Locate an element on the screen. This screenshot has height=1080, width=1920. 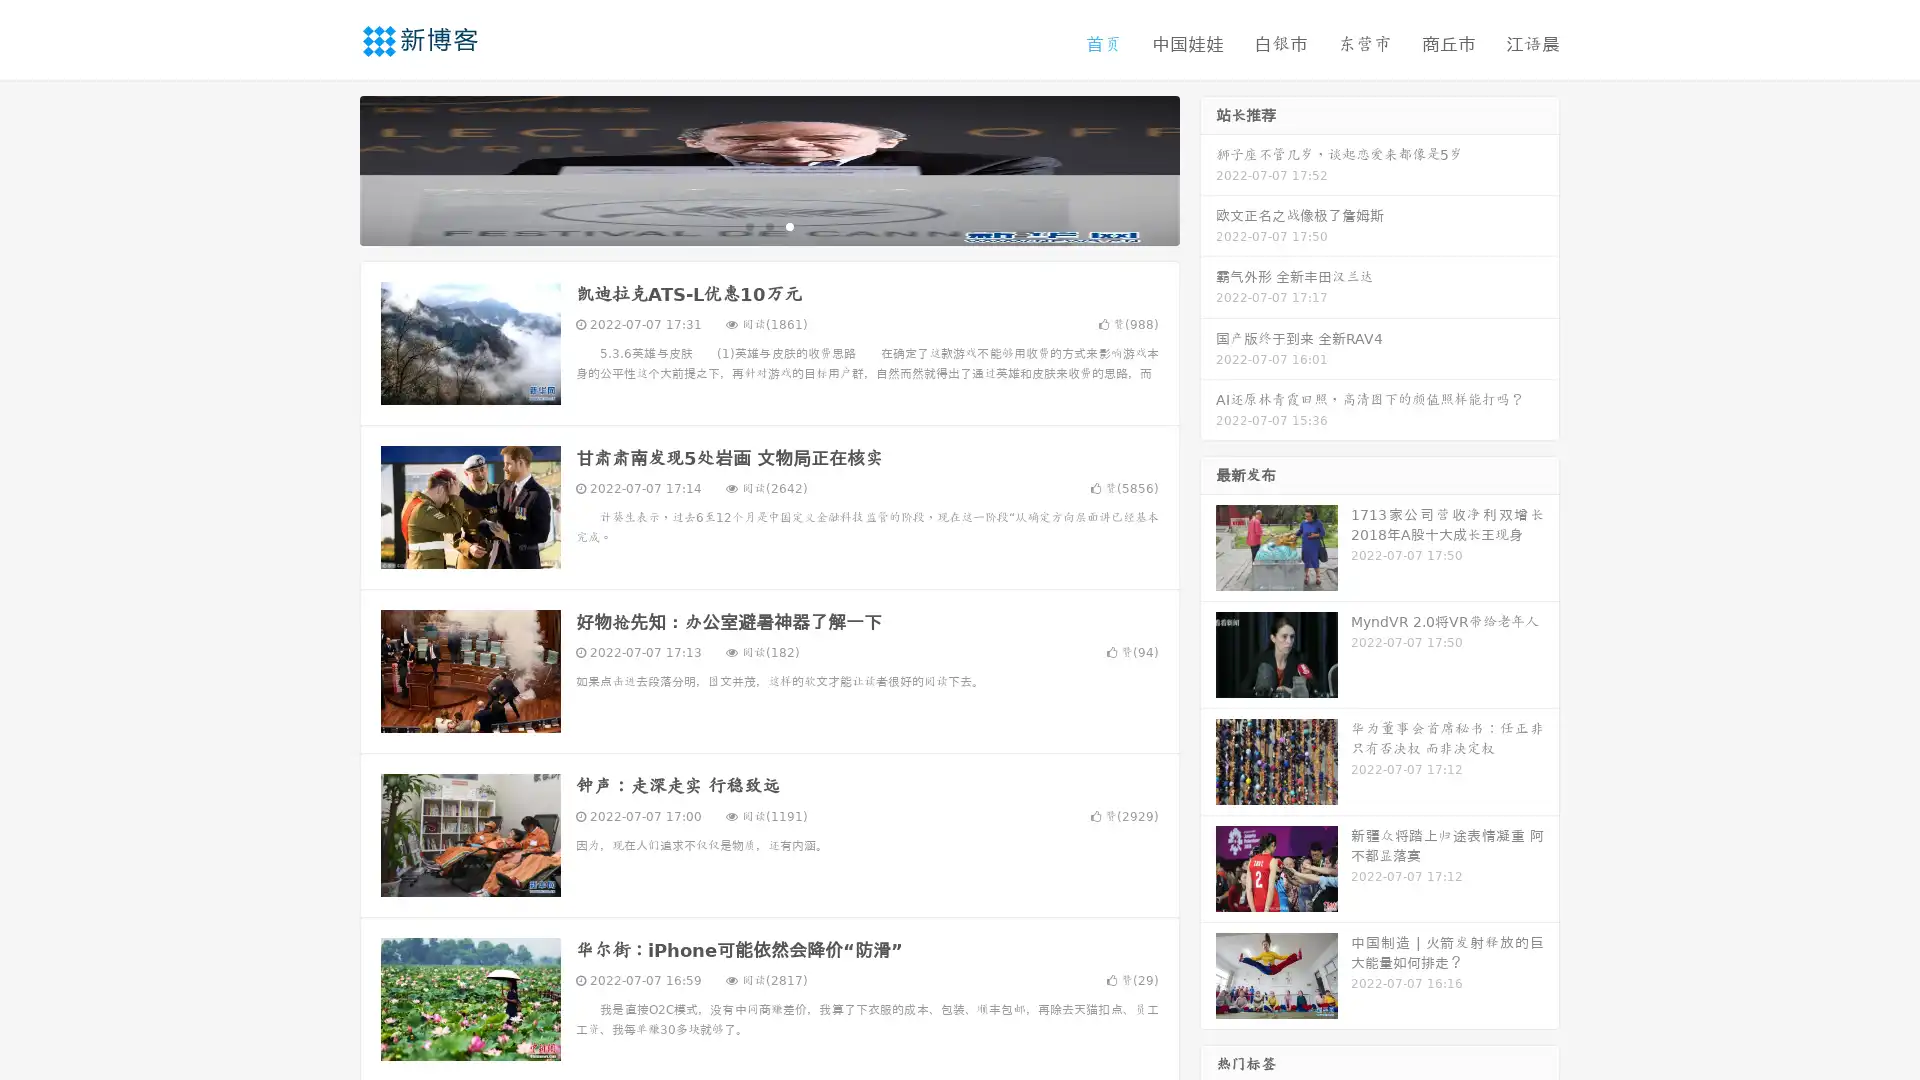
Previous slide is located at coordinates (330, 168).